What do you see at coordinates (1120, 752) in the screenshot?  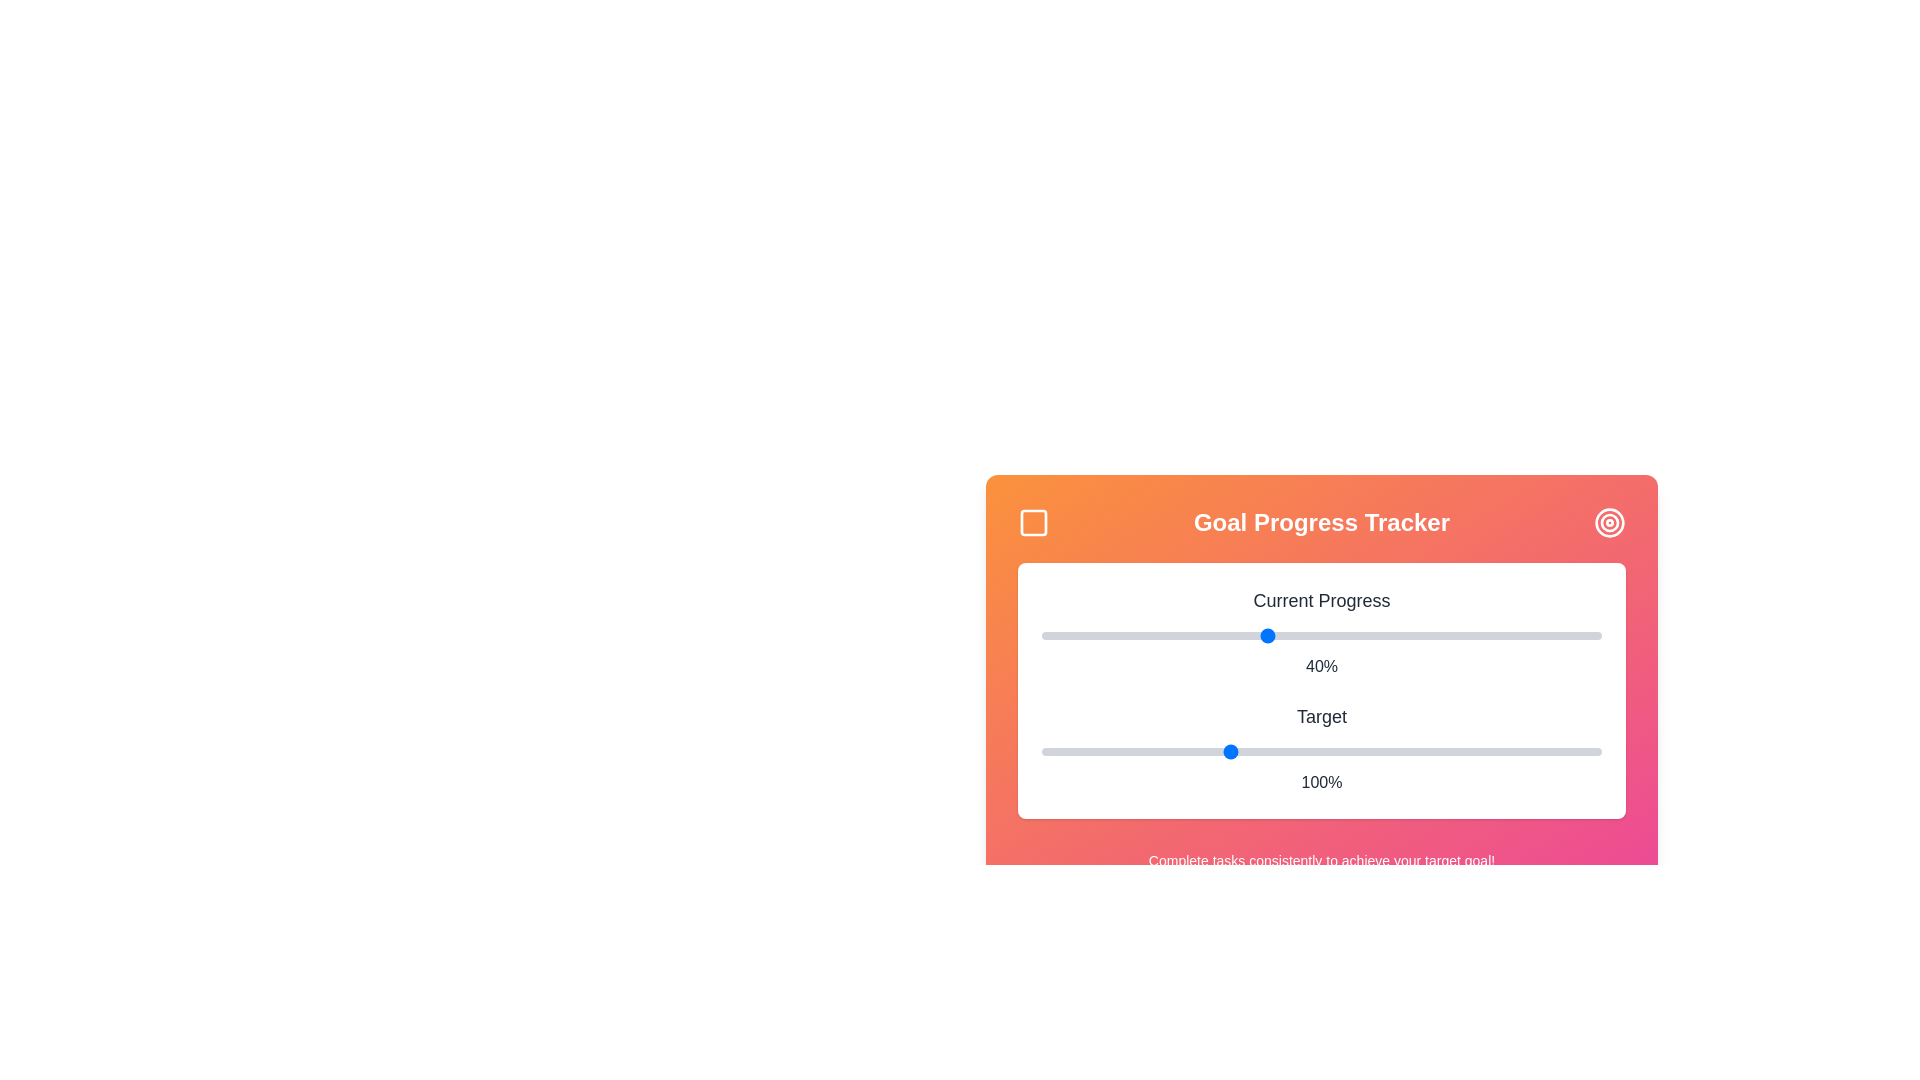 I see `the 'Target' slider to set its value to 71` at bounding box center [1120, 752].